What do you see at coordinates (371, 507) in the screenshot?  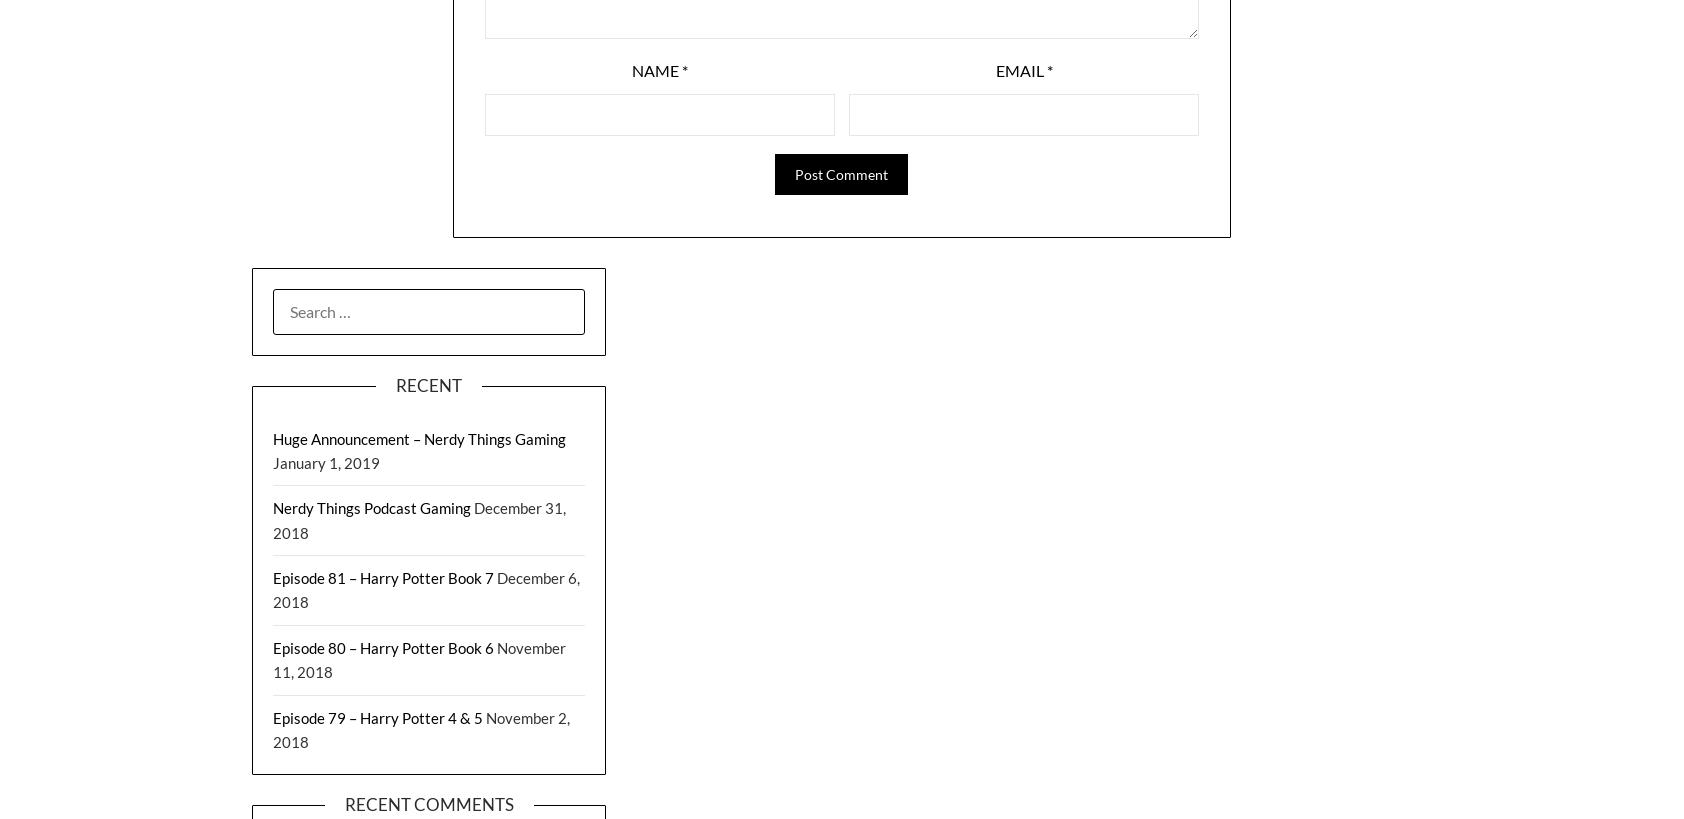 I see `'Nerdy Things Podcast Gaming'` at bounding box center [371, 507].